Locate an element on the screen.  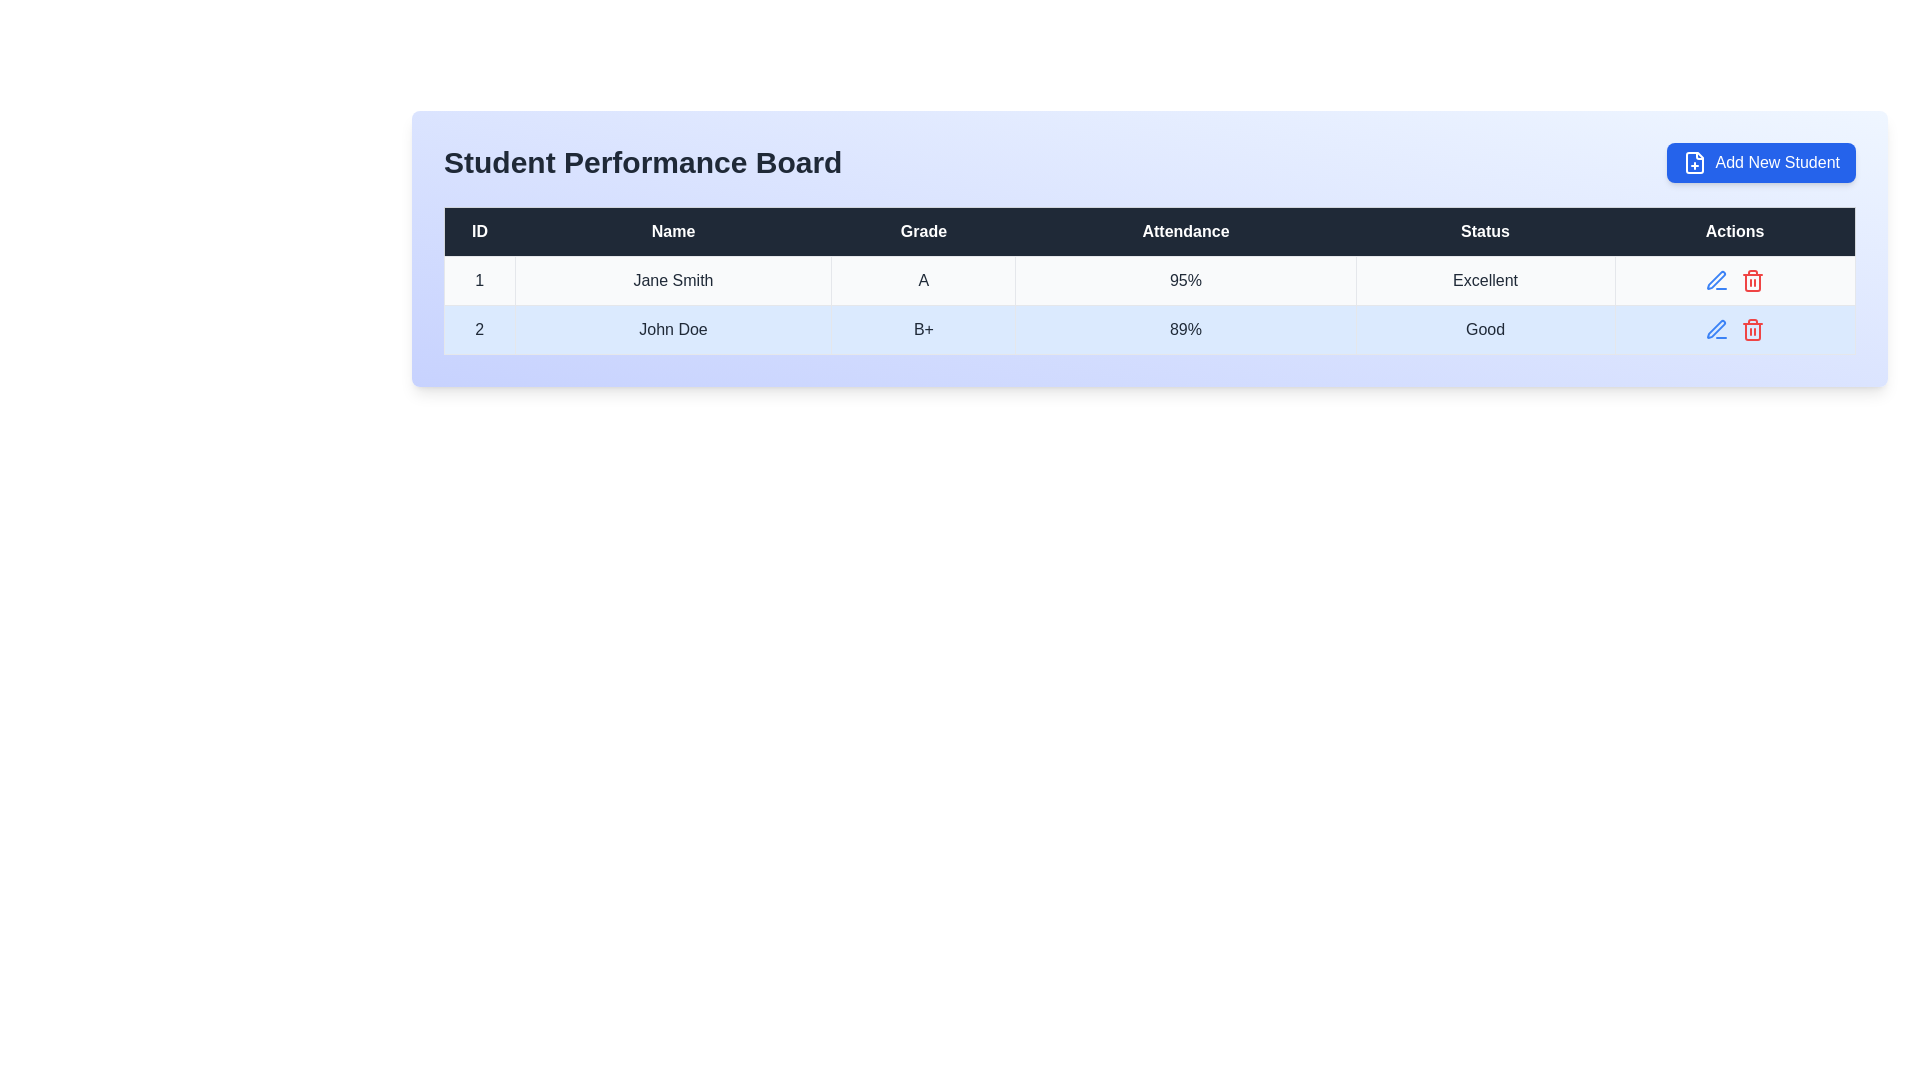
the red trash can icon in the Actions column of the table row for 'Jane Smith' is located at coordinates (1734, 281).